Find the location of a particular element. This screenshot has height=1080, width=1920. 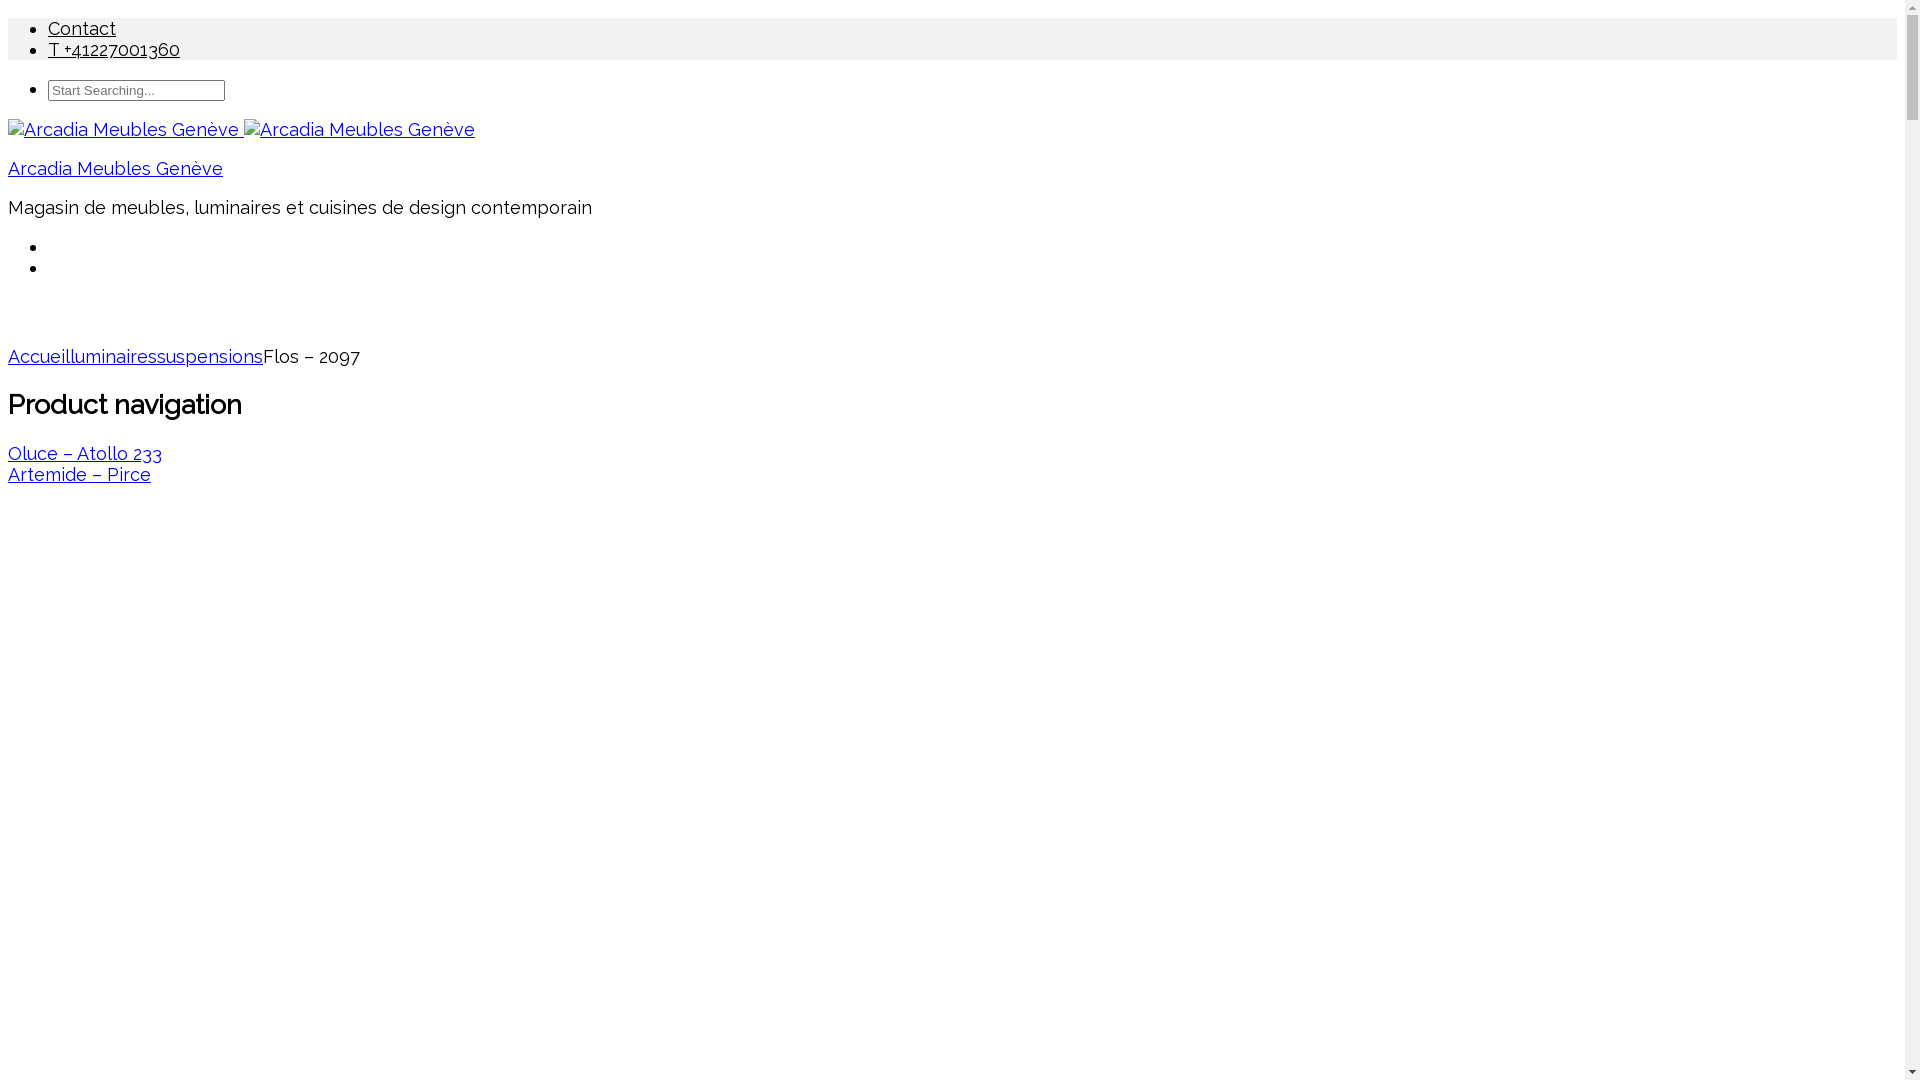

'T +41227001360' is located at coordinates (113, 48).